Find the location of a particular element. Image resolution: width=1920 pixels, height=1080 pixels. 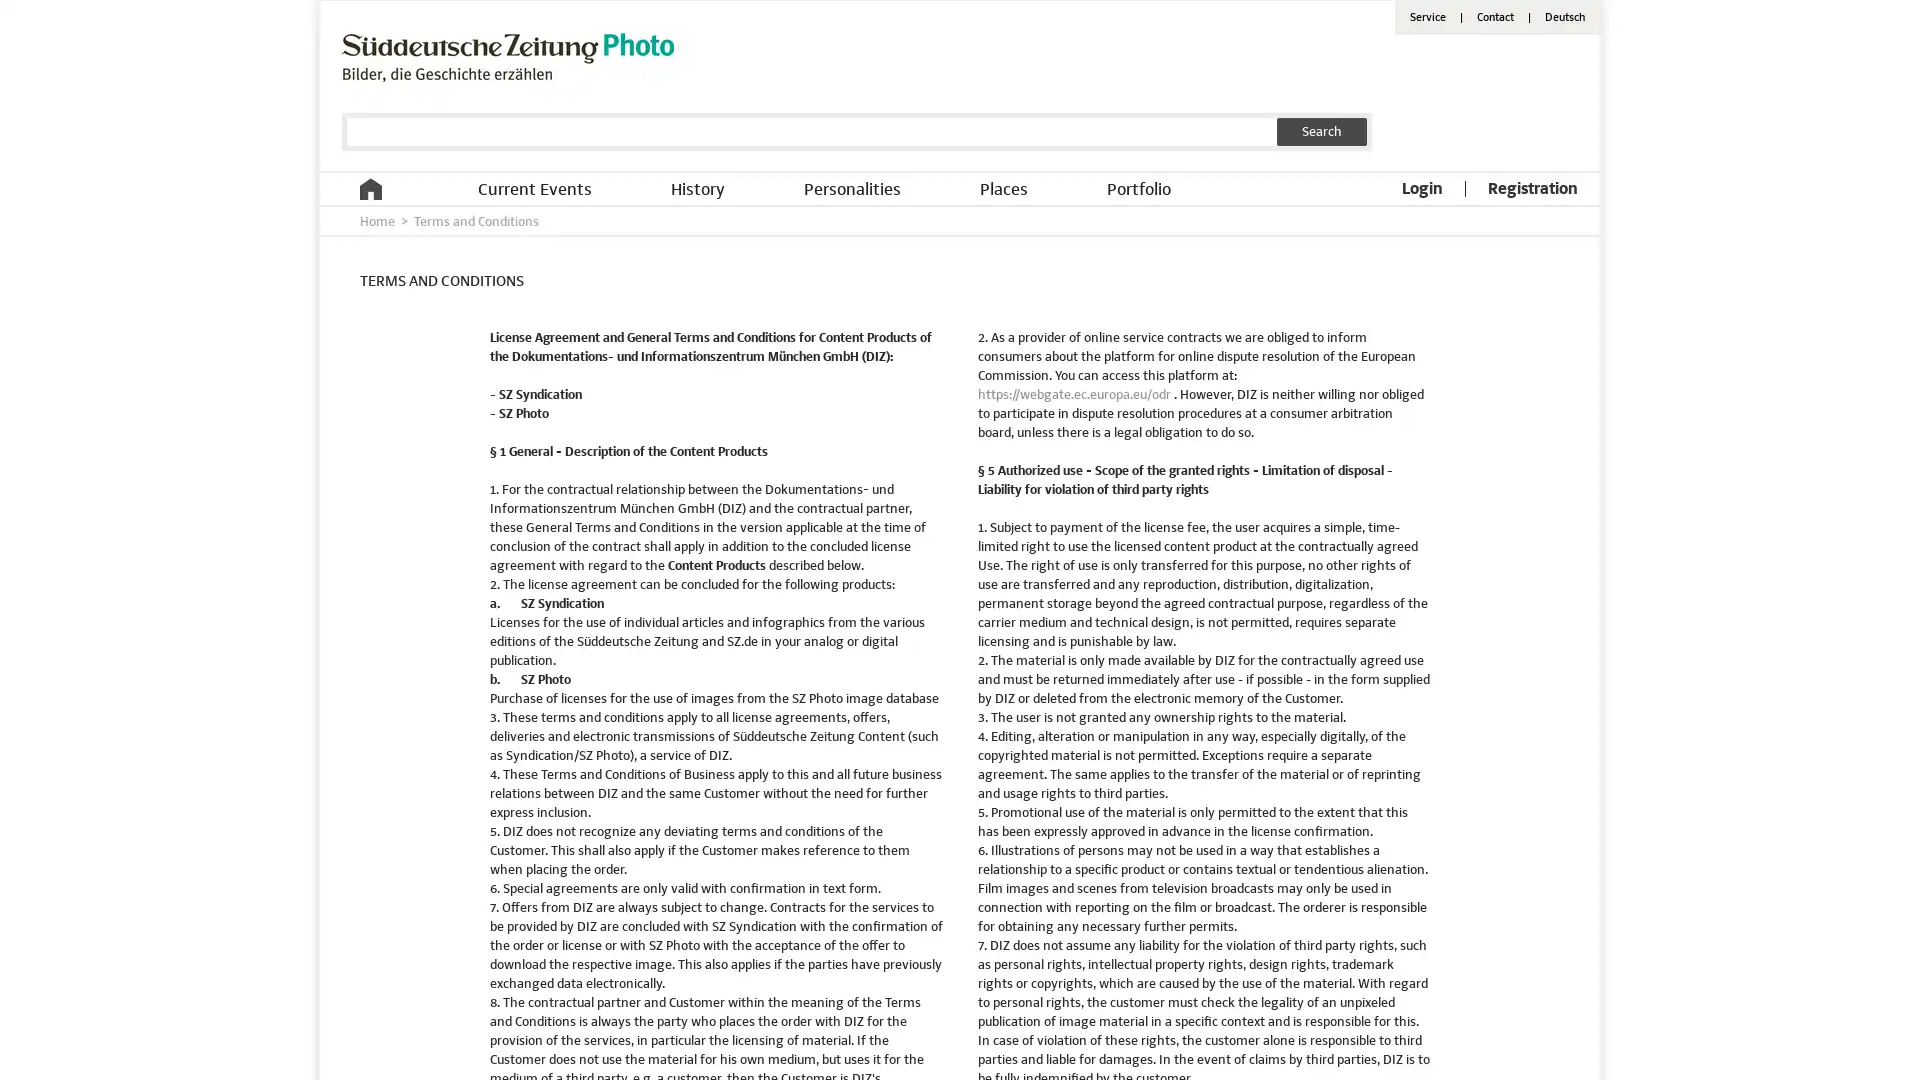

Search is located at coordinates (1321, 131).